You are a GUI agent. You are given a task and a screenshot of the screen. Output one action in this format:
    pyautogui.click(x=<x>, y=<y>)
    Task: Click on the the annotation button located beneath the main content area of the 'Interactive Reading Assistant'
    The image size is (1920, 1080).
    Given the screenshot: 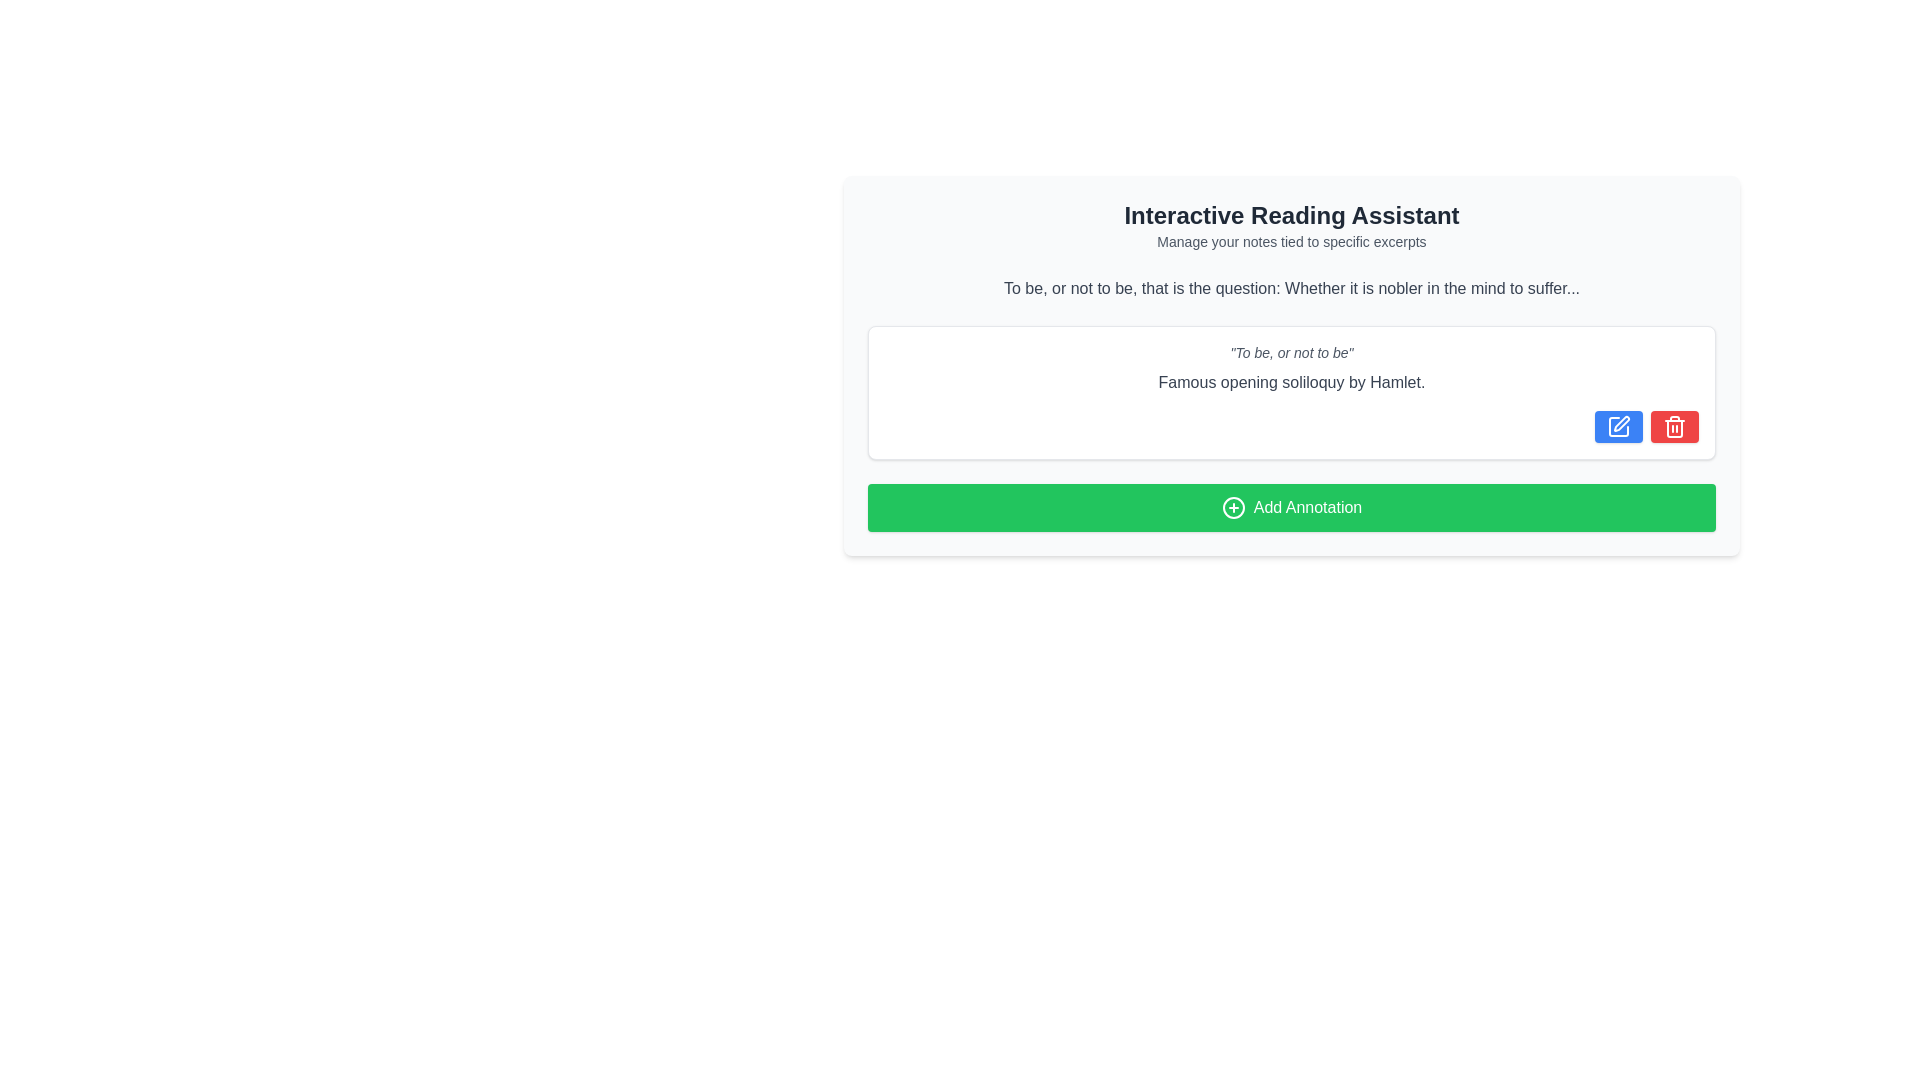 What is the action you would take?
    pyautogui.click(x=1291, y=507)
    